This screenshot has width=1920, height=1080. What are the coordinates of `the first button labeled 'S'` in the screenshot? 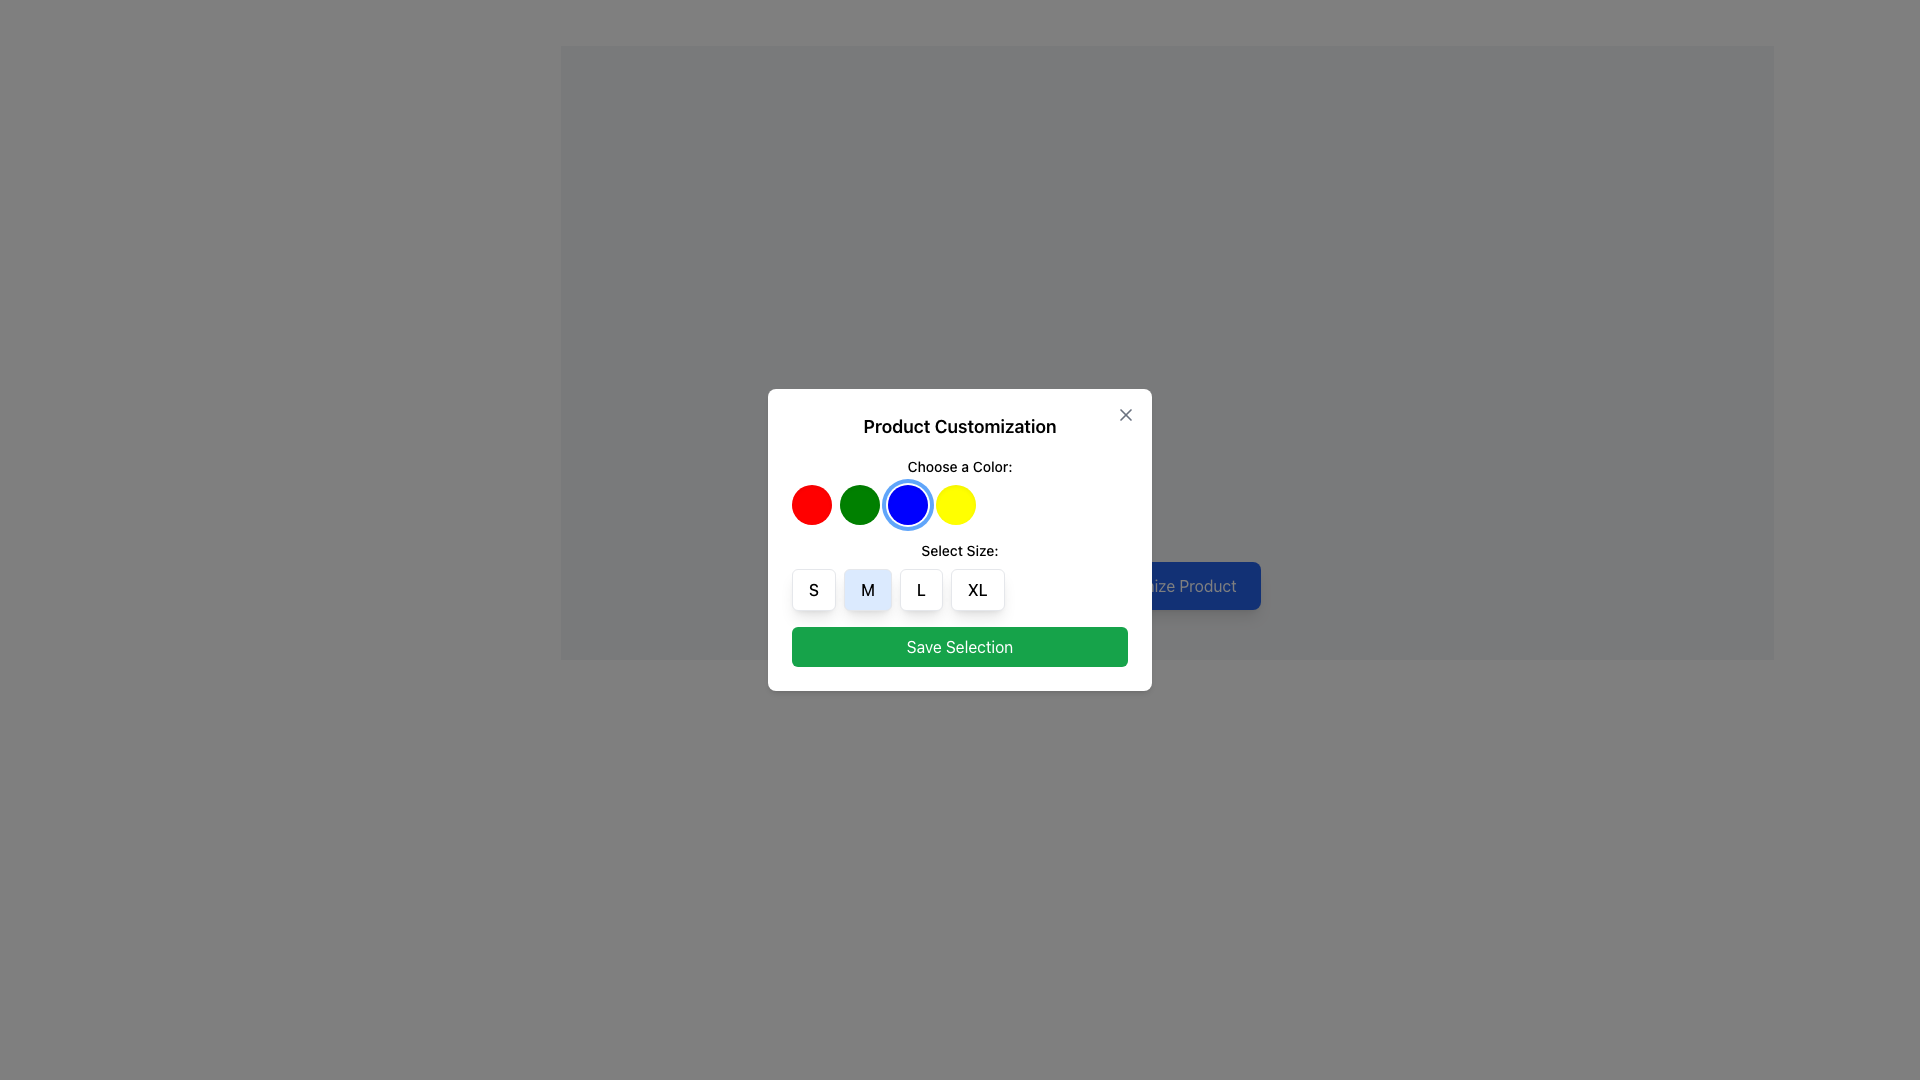 It's located at (814, 589).